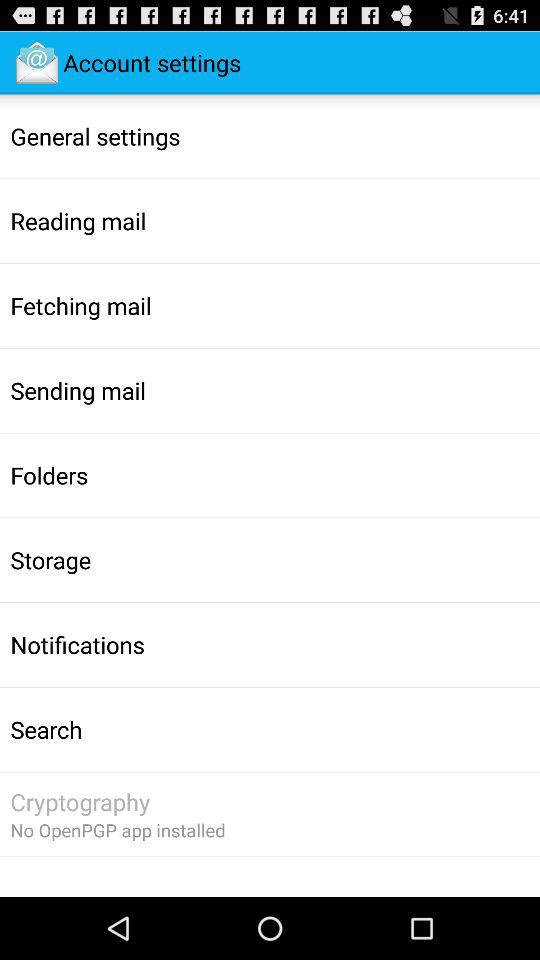  What do you see at coordinates (46, 728) in the screenshot?
I see `search` at bounding box center [46, 728].